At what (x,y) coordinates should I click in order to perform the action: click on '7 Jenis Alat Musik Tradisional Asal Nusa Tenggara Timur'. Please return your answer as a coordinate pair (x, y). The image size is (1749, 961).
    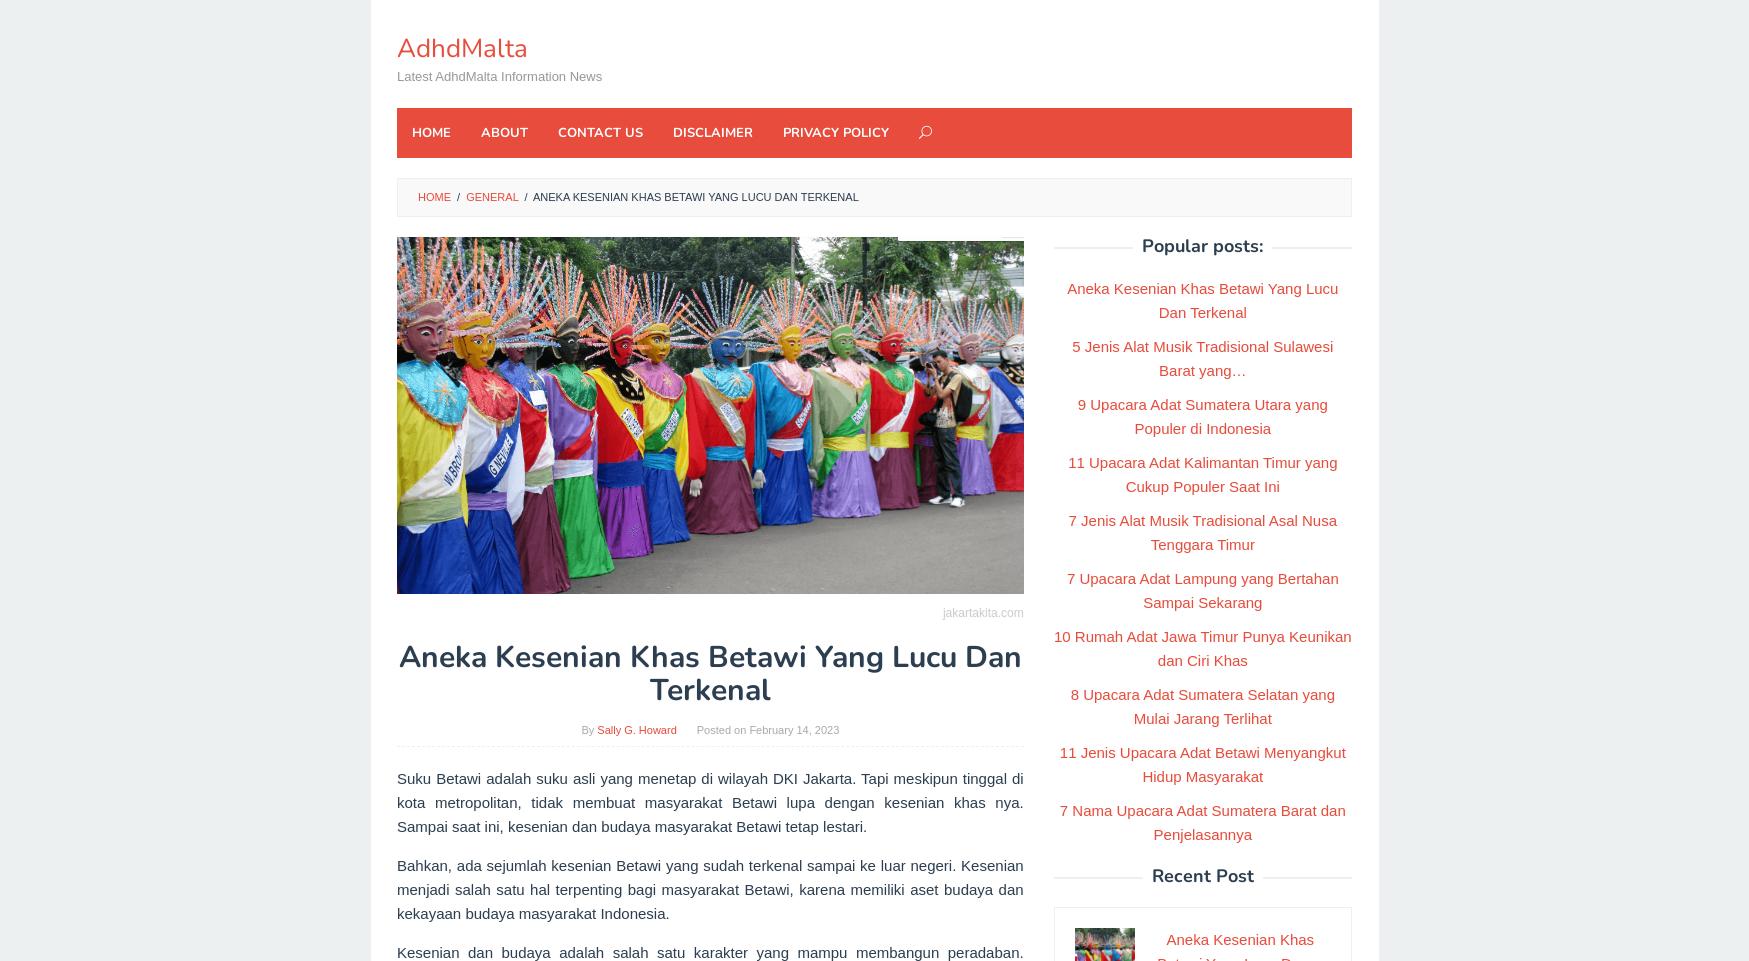
    Looking at the image, I should click on (1202, 531).